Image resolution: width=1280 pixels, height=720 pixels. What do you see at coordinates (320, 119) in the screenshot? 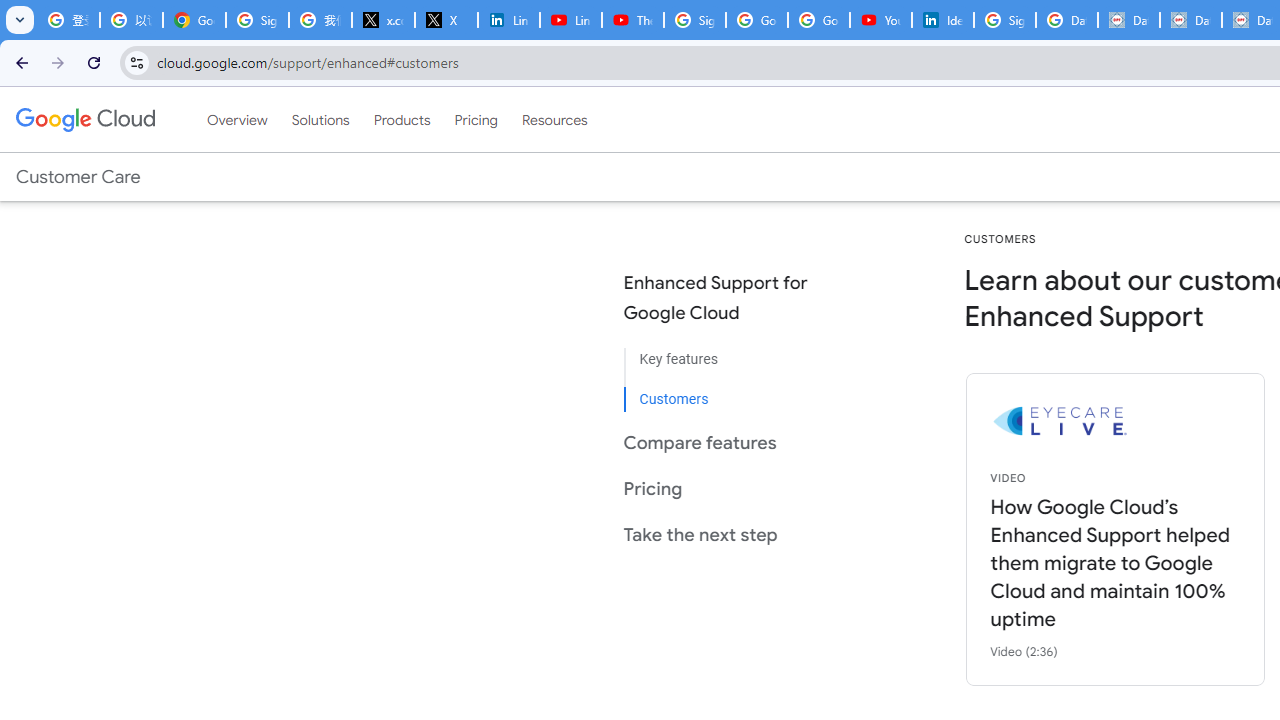
I see `'Solutions'` at bounding box center [320, 119].